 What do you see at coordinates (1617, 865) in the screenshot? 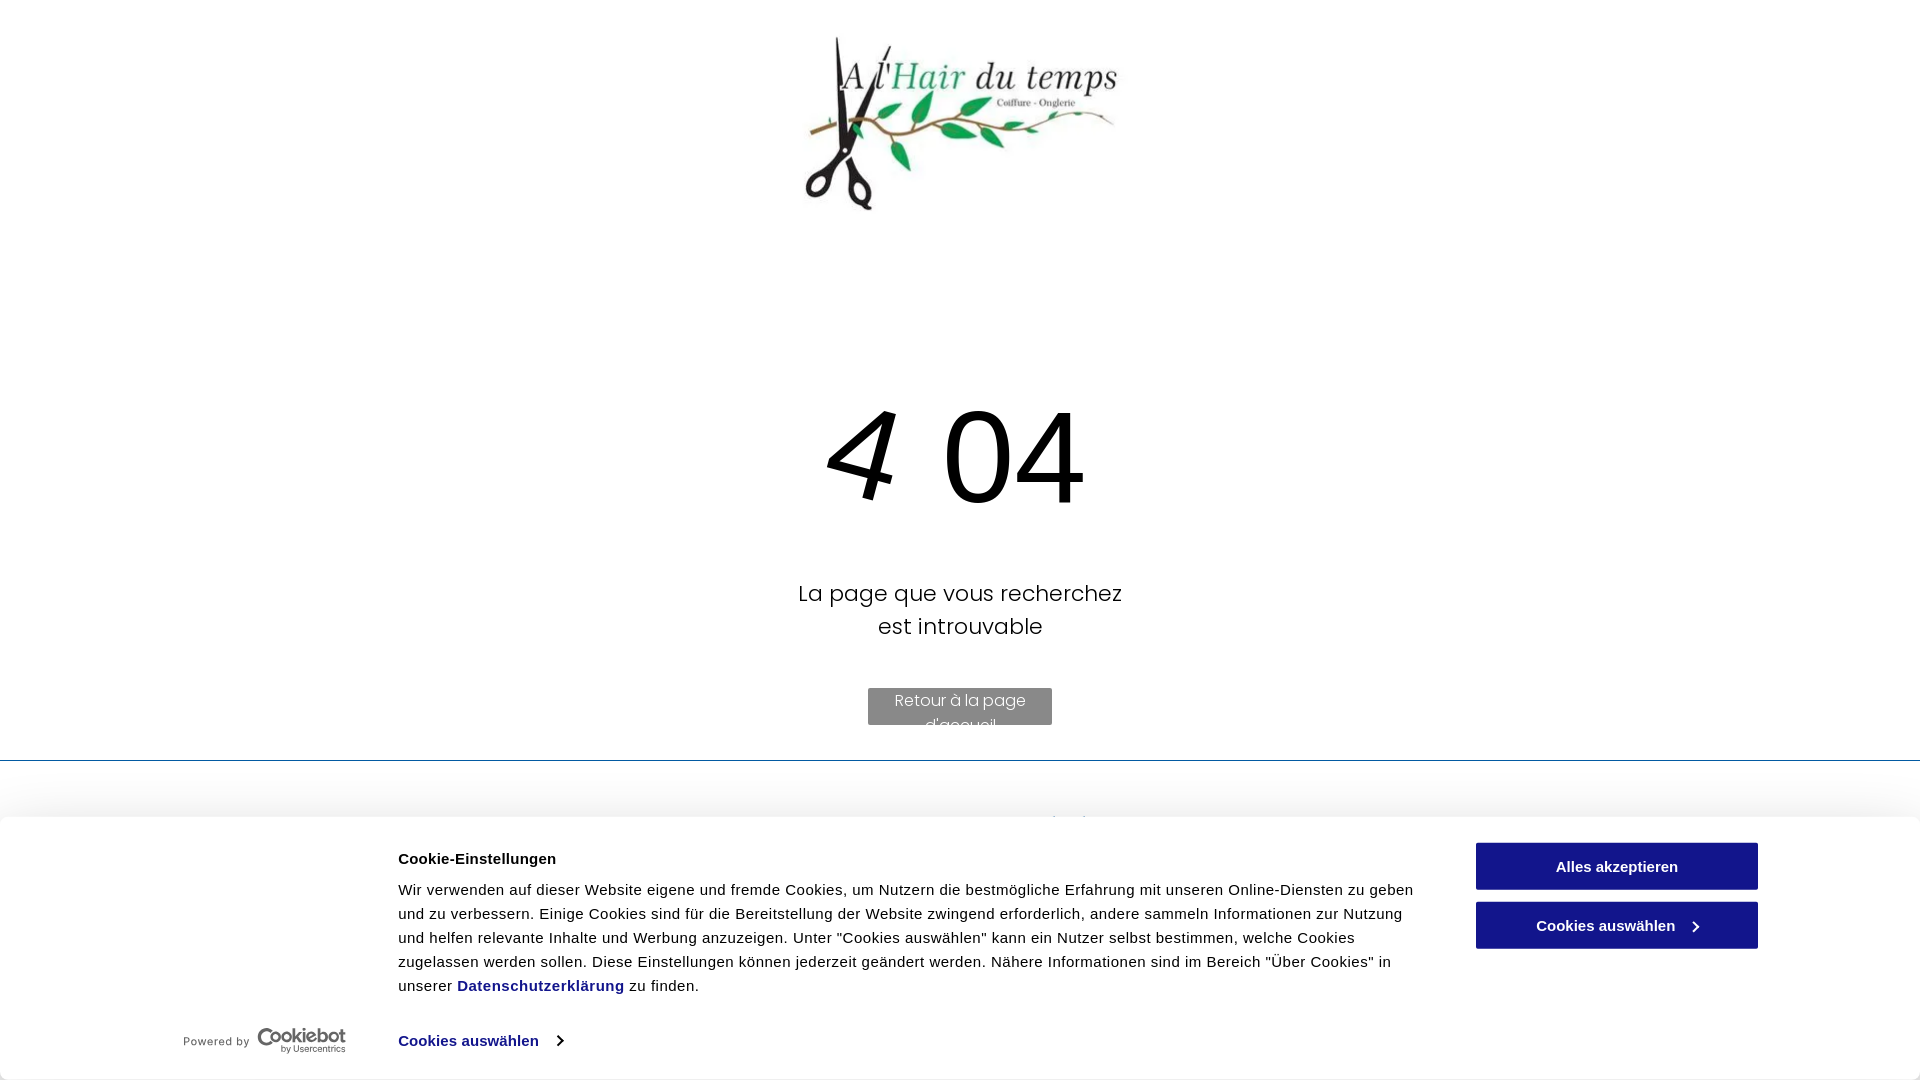
I see `'Alles akzeptieren'` at bounding box center [1617, 865].